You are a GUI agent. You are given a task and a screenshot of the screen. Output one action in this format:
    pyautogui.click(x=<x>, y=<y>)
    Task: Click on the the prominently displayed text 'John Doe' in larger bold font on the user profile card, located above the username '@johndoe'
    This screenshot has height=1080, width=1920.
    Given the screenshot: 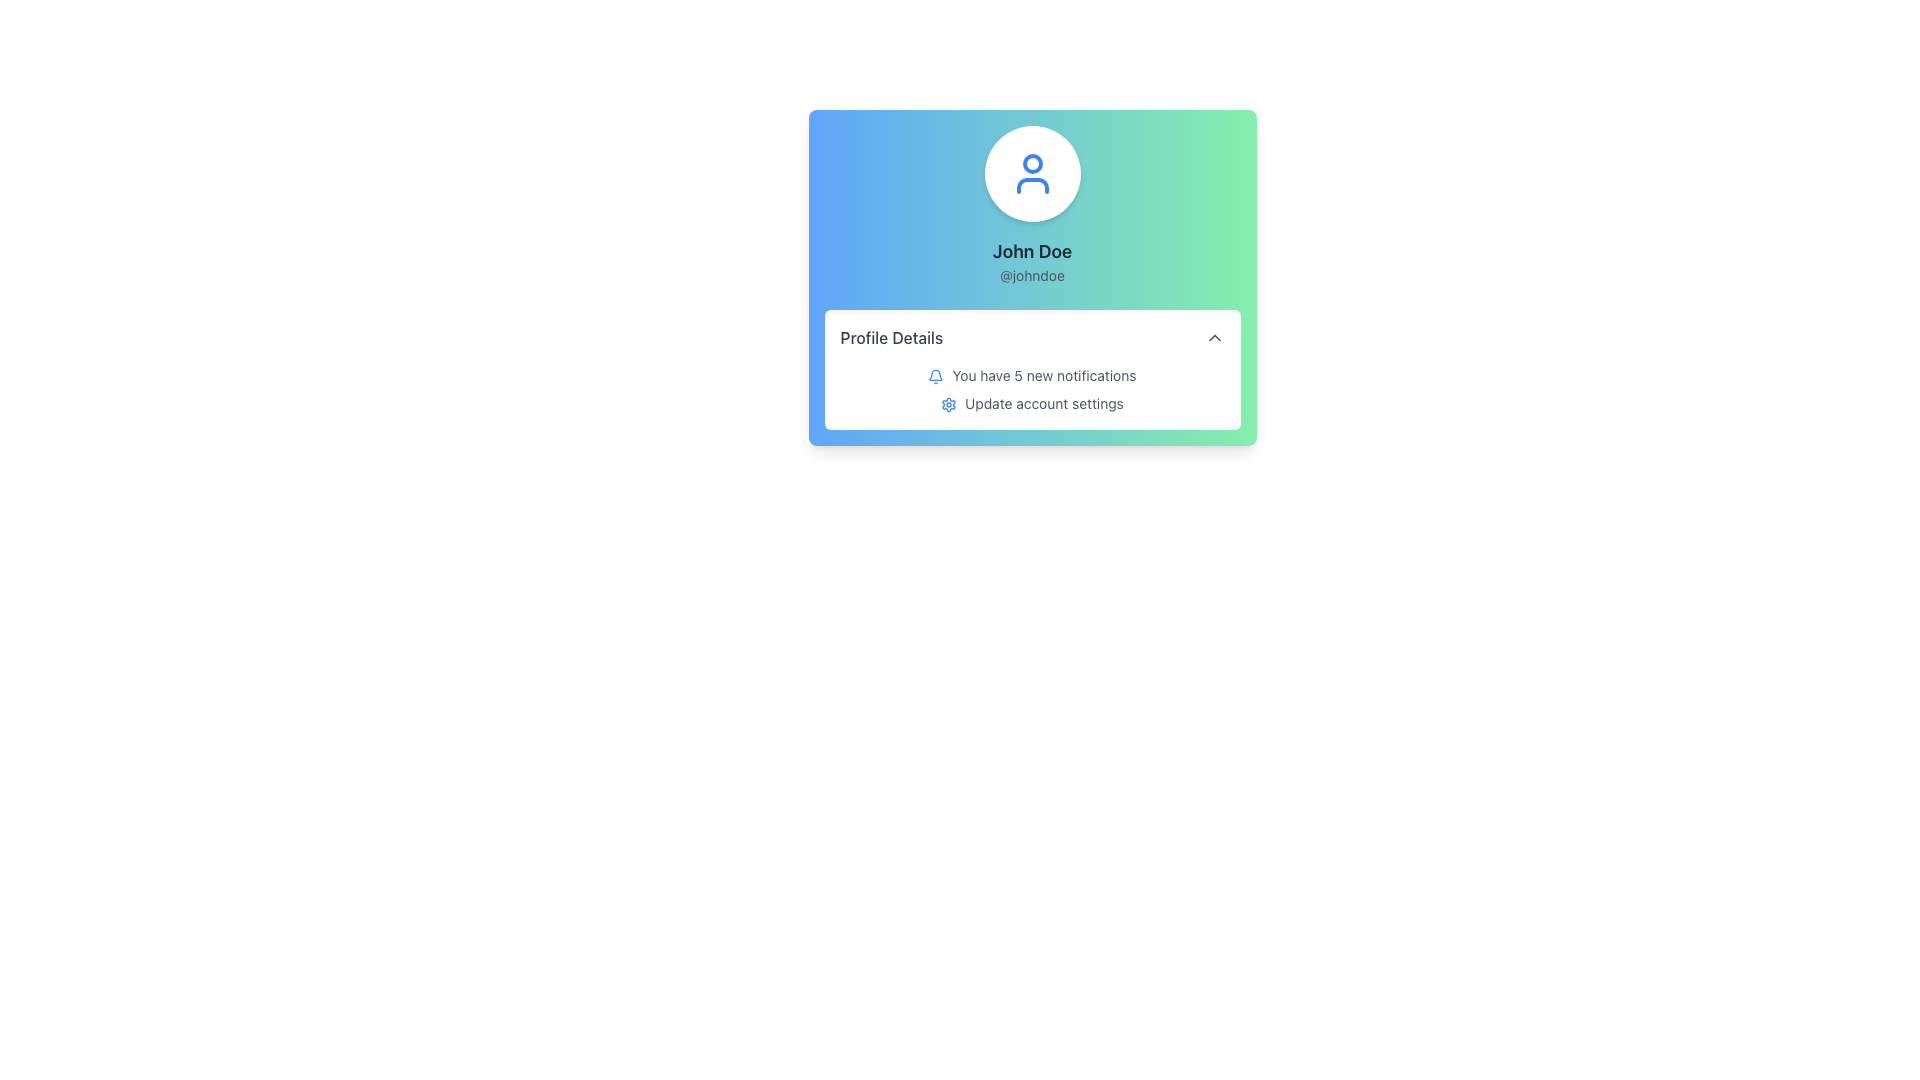 What is the action you would take?
    pyautogui.click(x=1032, y=250)
    